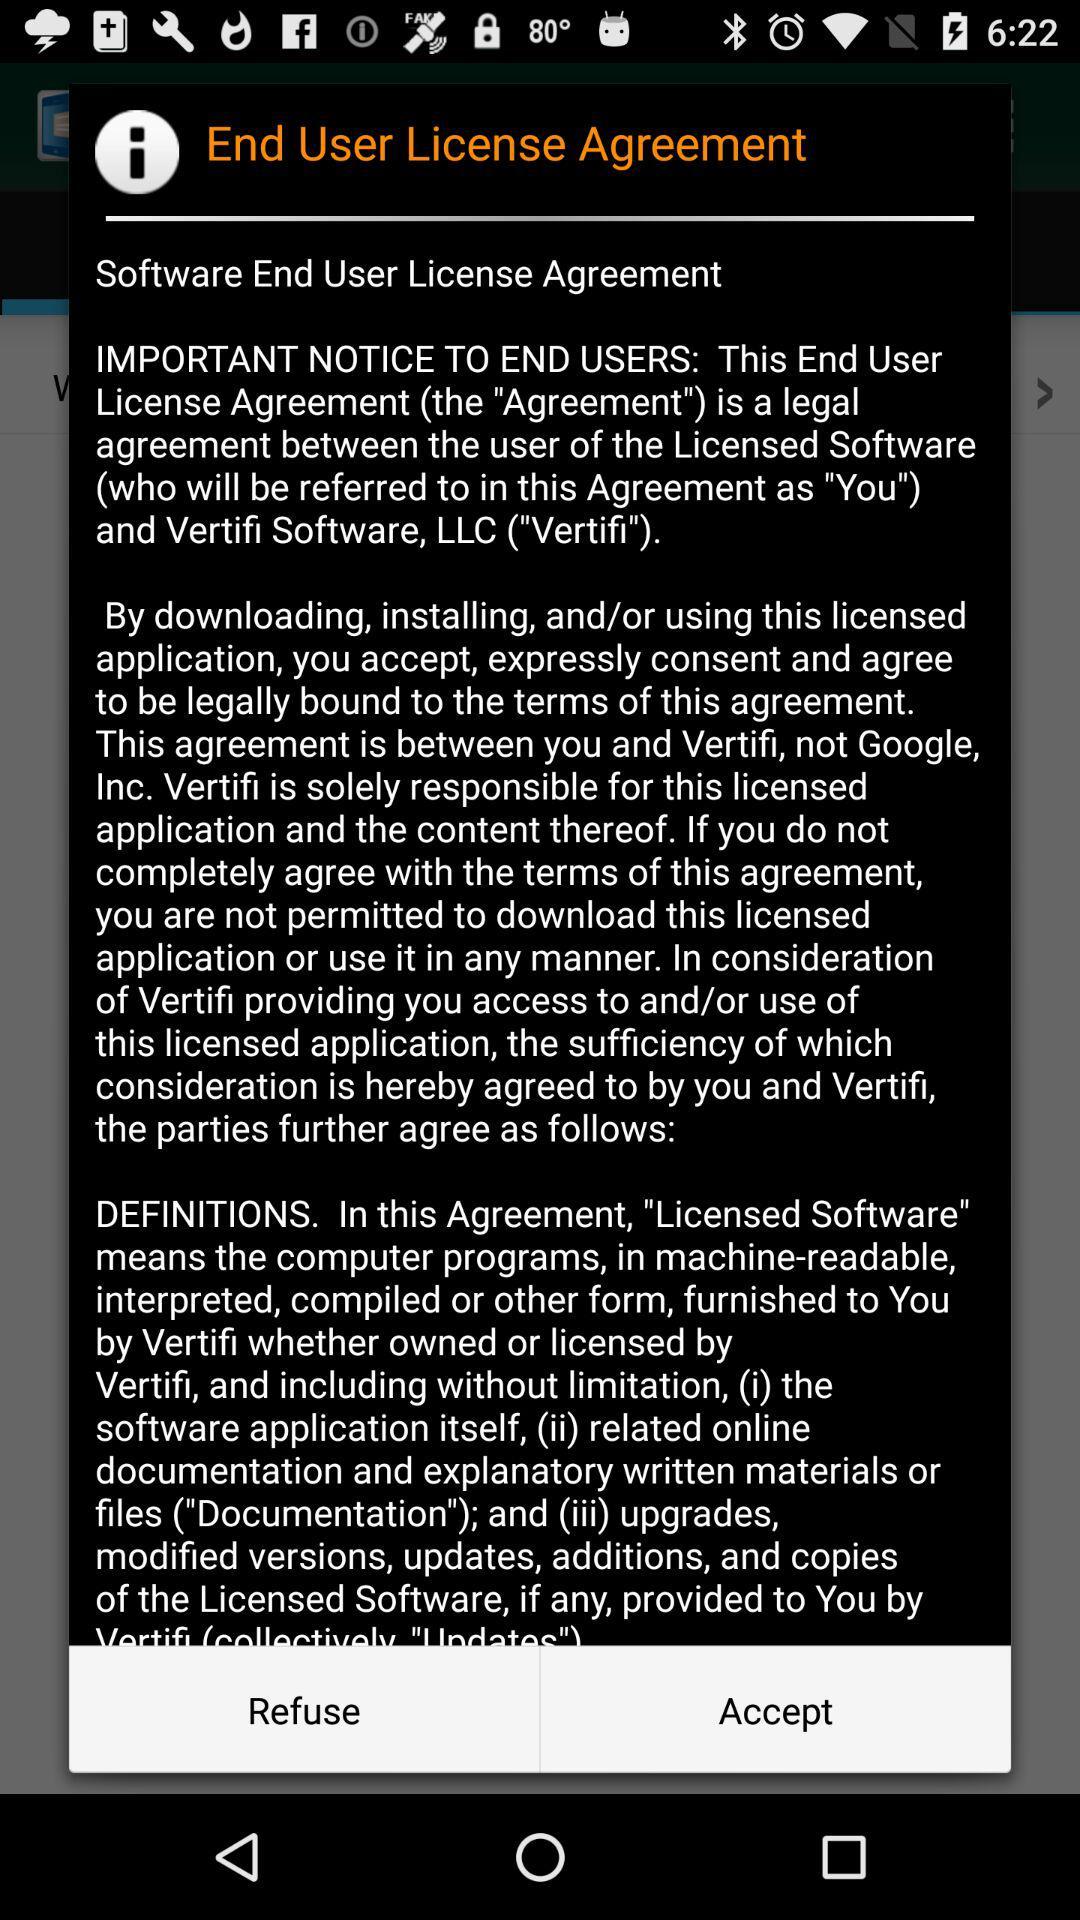 This screenshot has width=1080, height=1920. I want to click on the refuse item, so click(304, 1708).